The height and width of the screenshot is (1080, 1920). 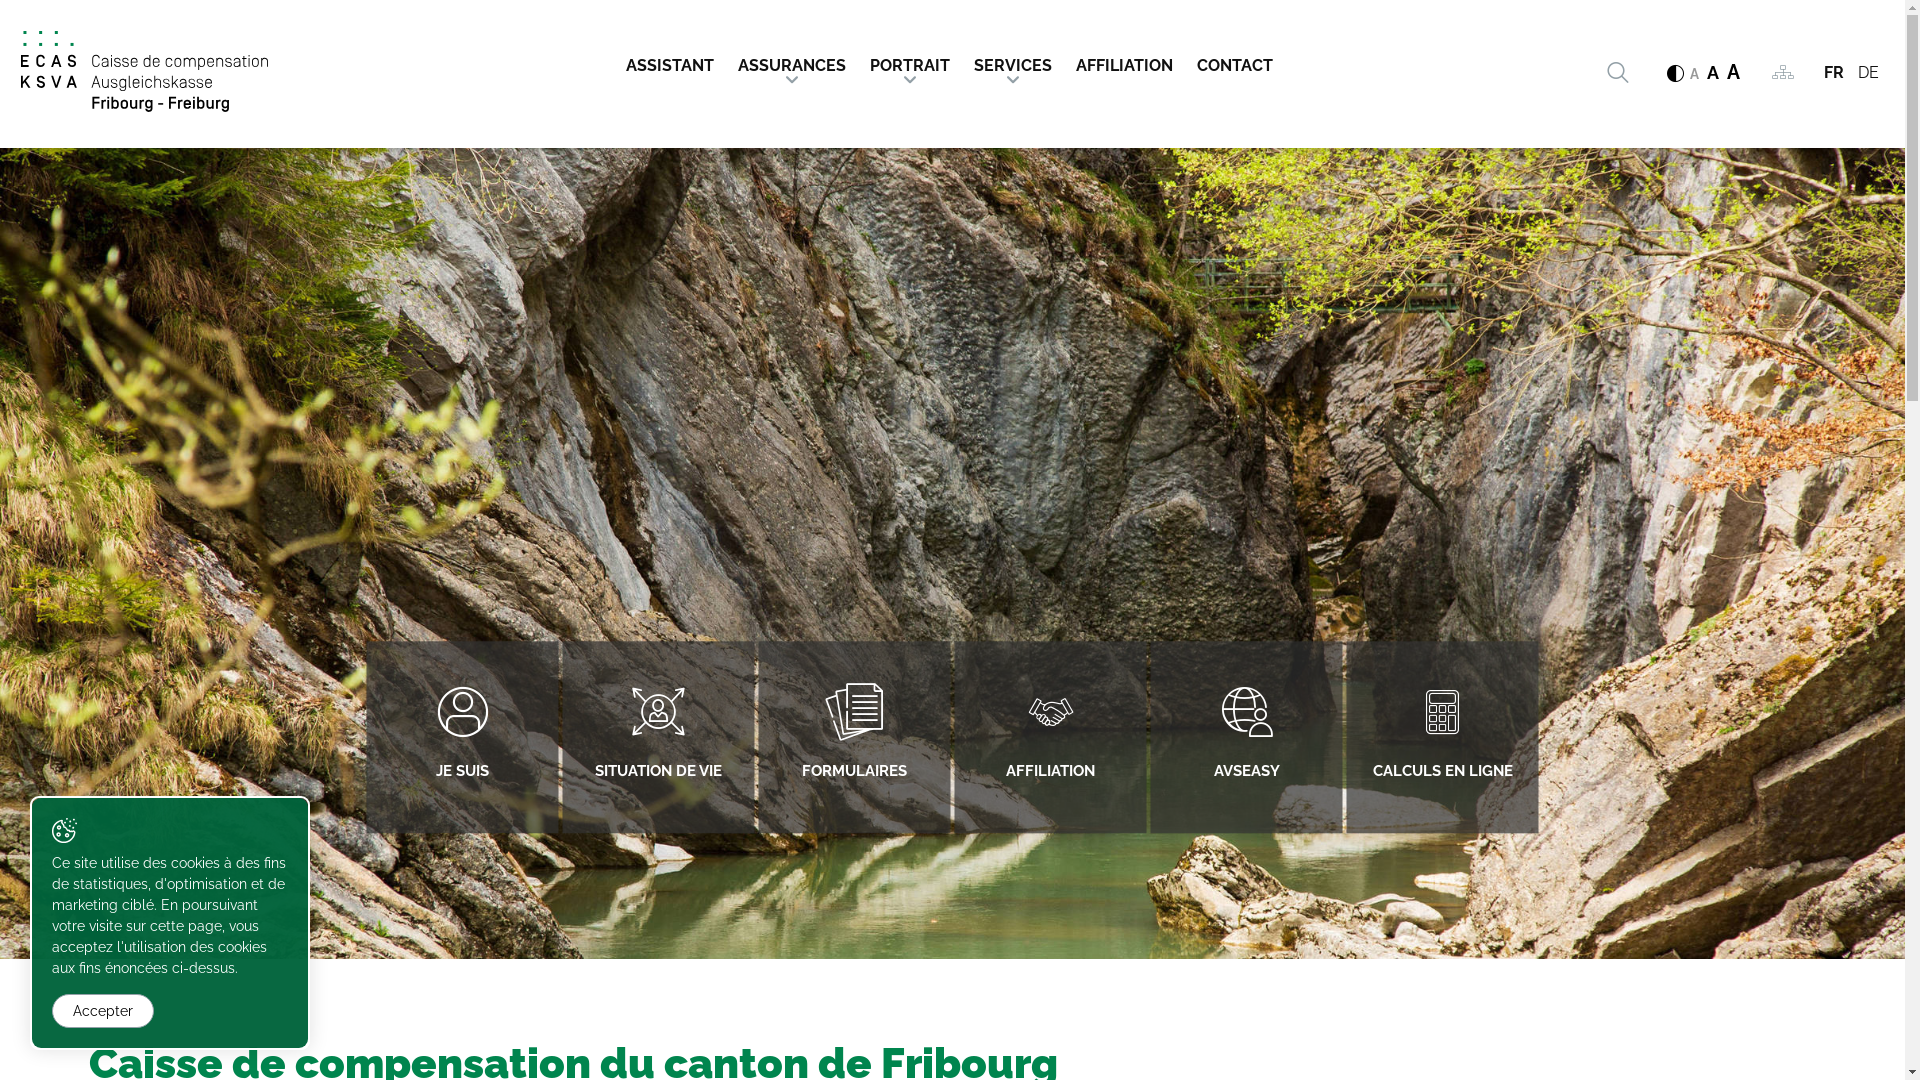 What do you see at coordinates (1867, 71) in the screenshot?
I see `'DE'` at bounding box center [1867, 71].